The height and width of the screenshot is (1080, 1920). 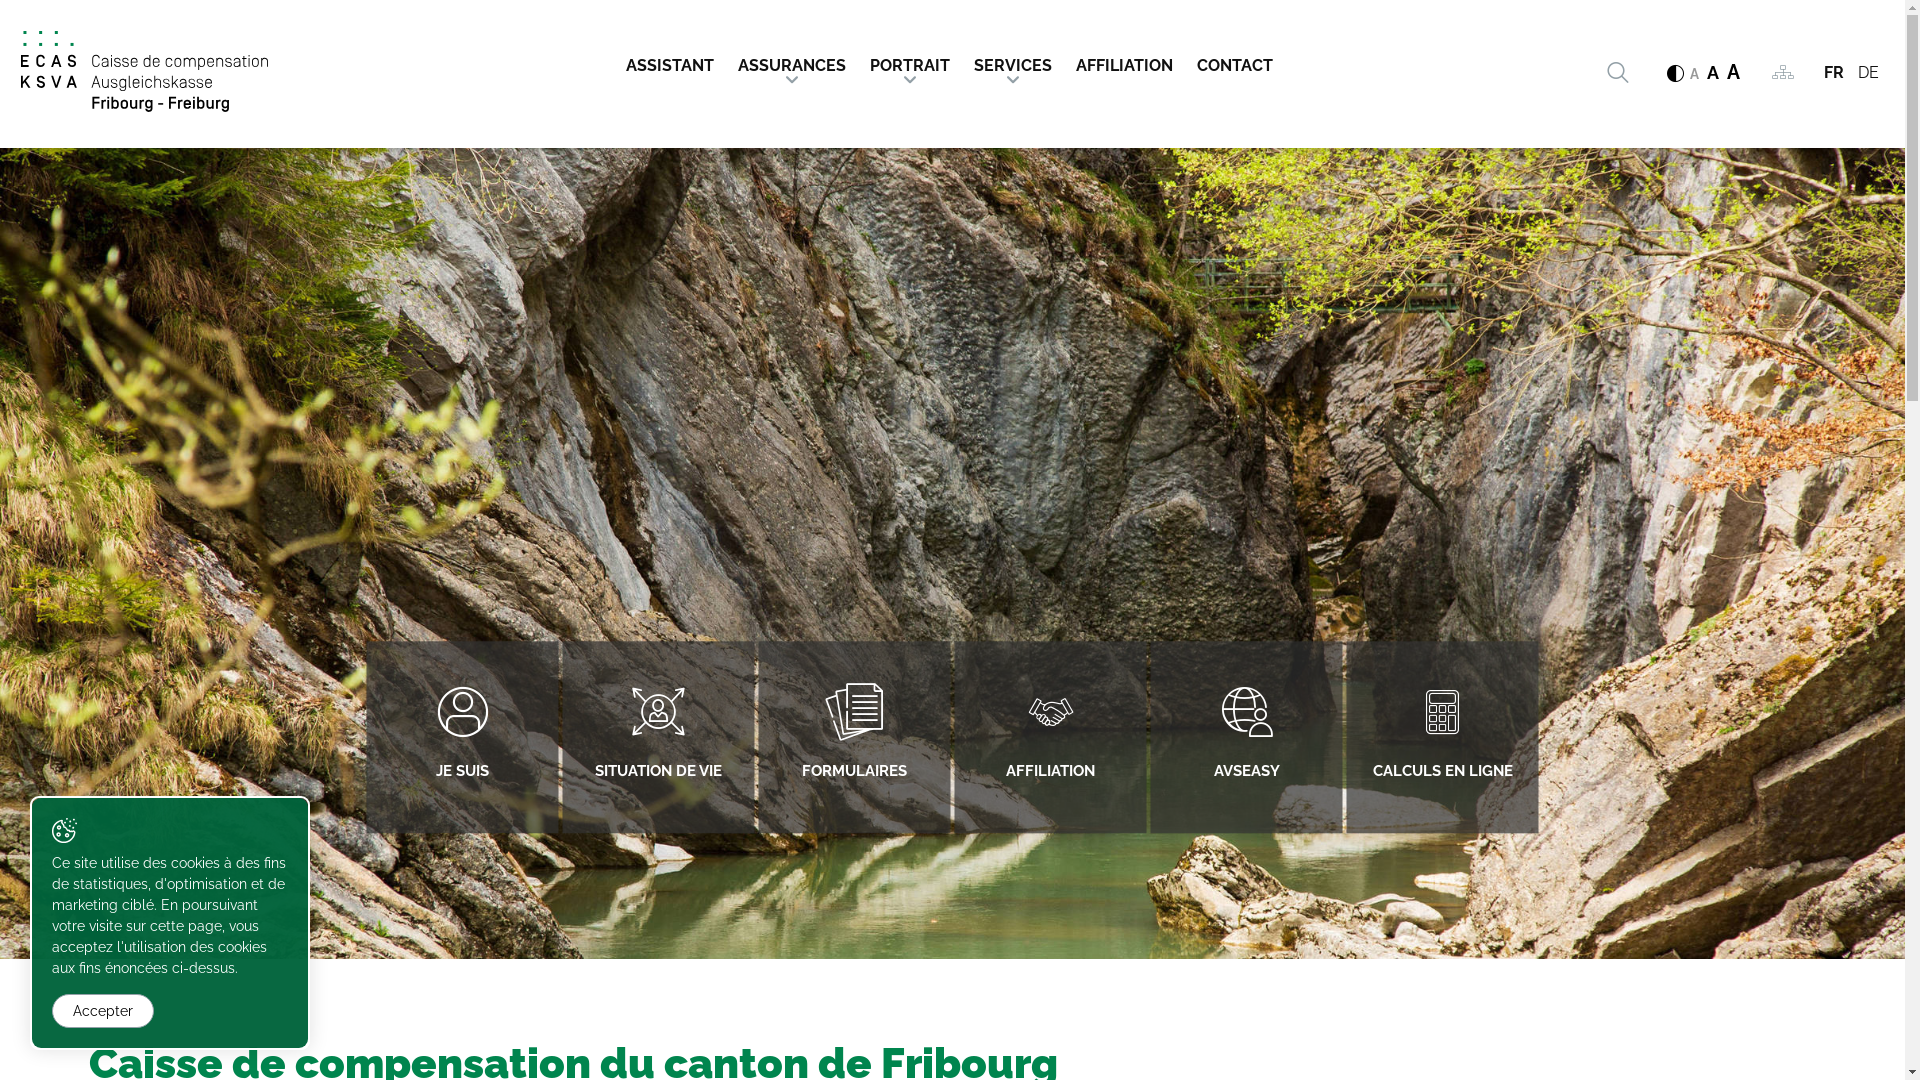 What do you see at coordinates (1867, 71) in the screenshot?
I see `'DE'` at bounding box center [1867, 71].